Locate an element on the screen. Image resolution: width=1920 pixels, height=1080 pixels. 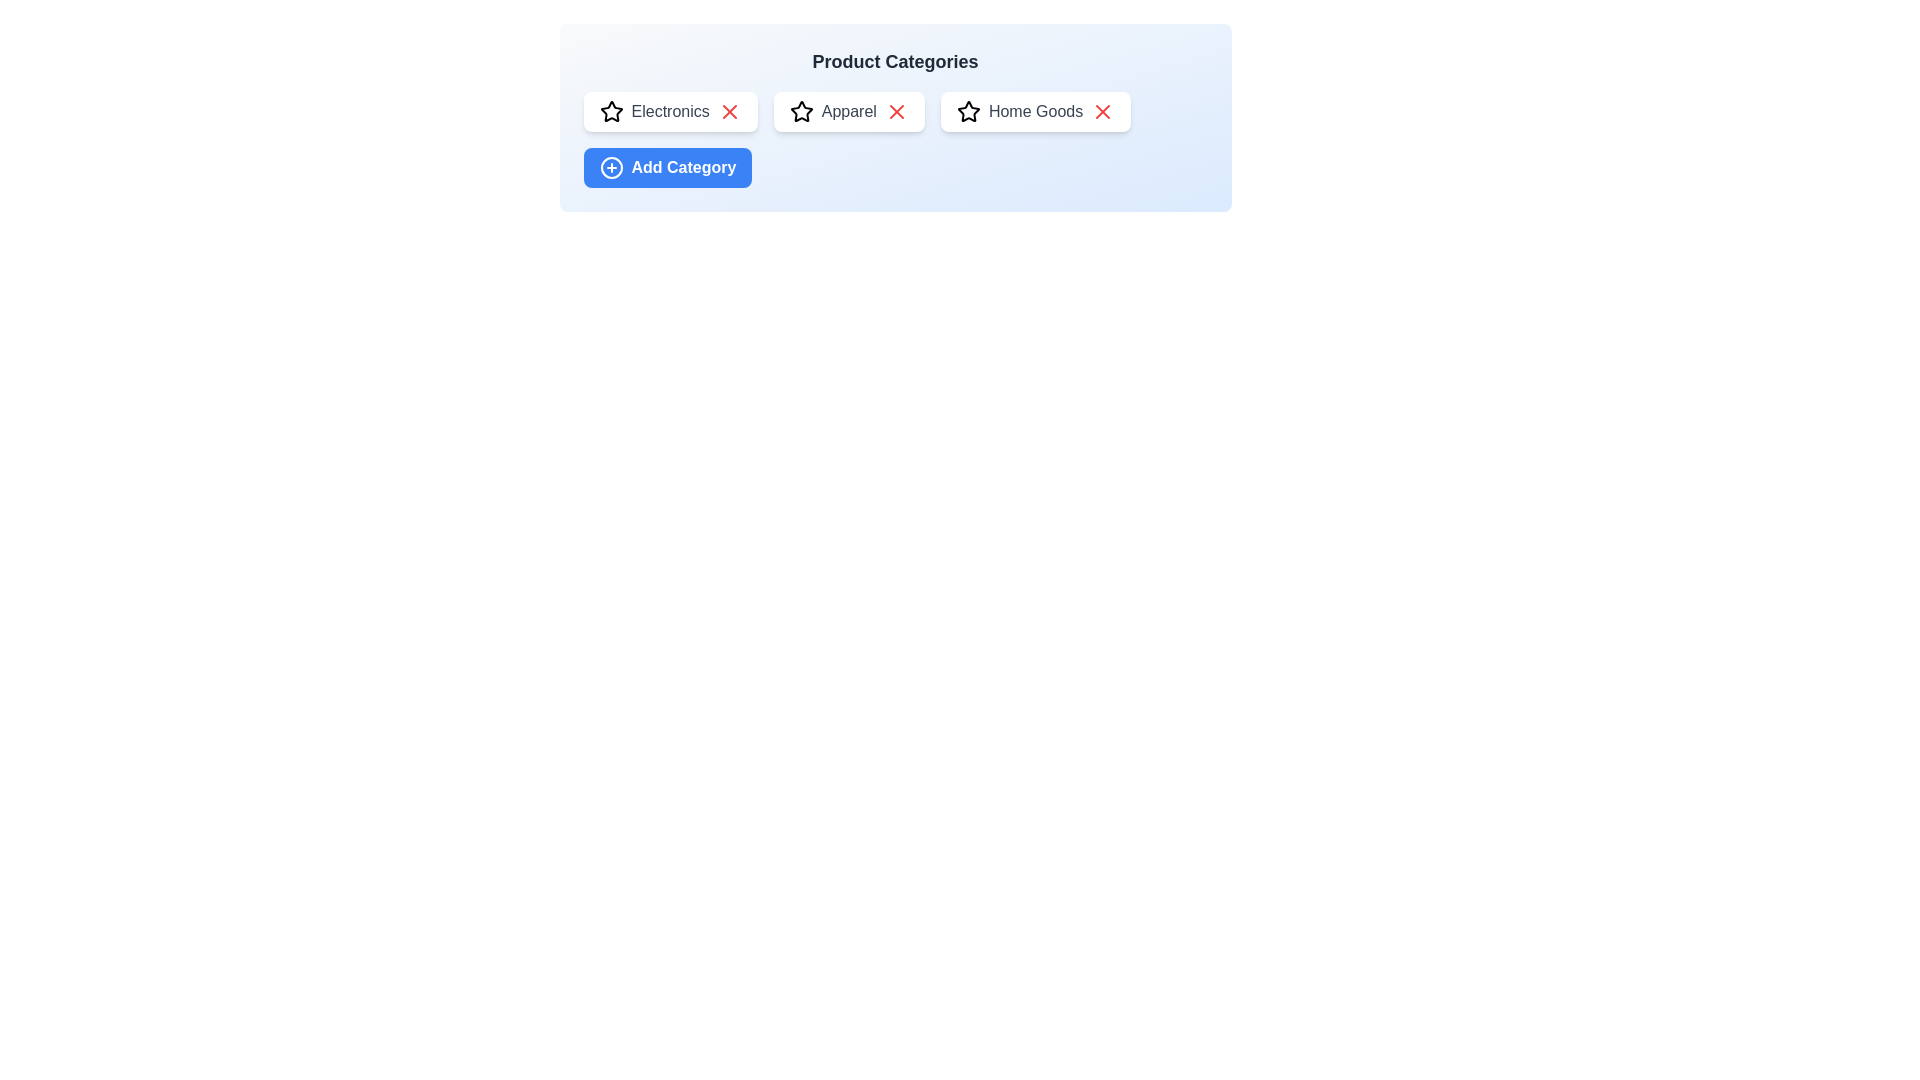
the category name Home Goods to select it is located at coordinates (1036, 111).